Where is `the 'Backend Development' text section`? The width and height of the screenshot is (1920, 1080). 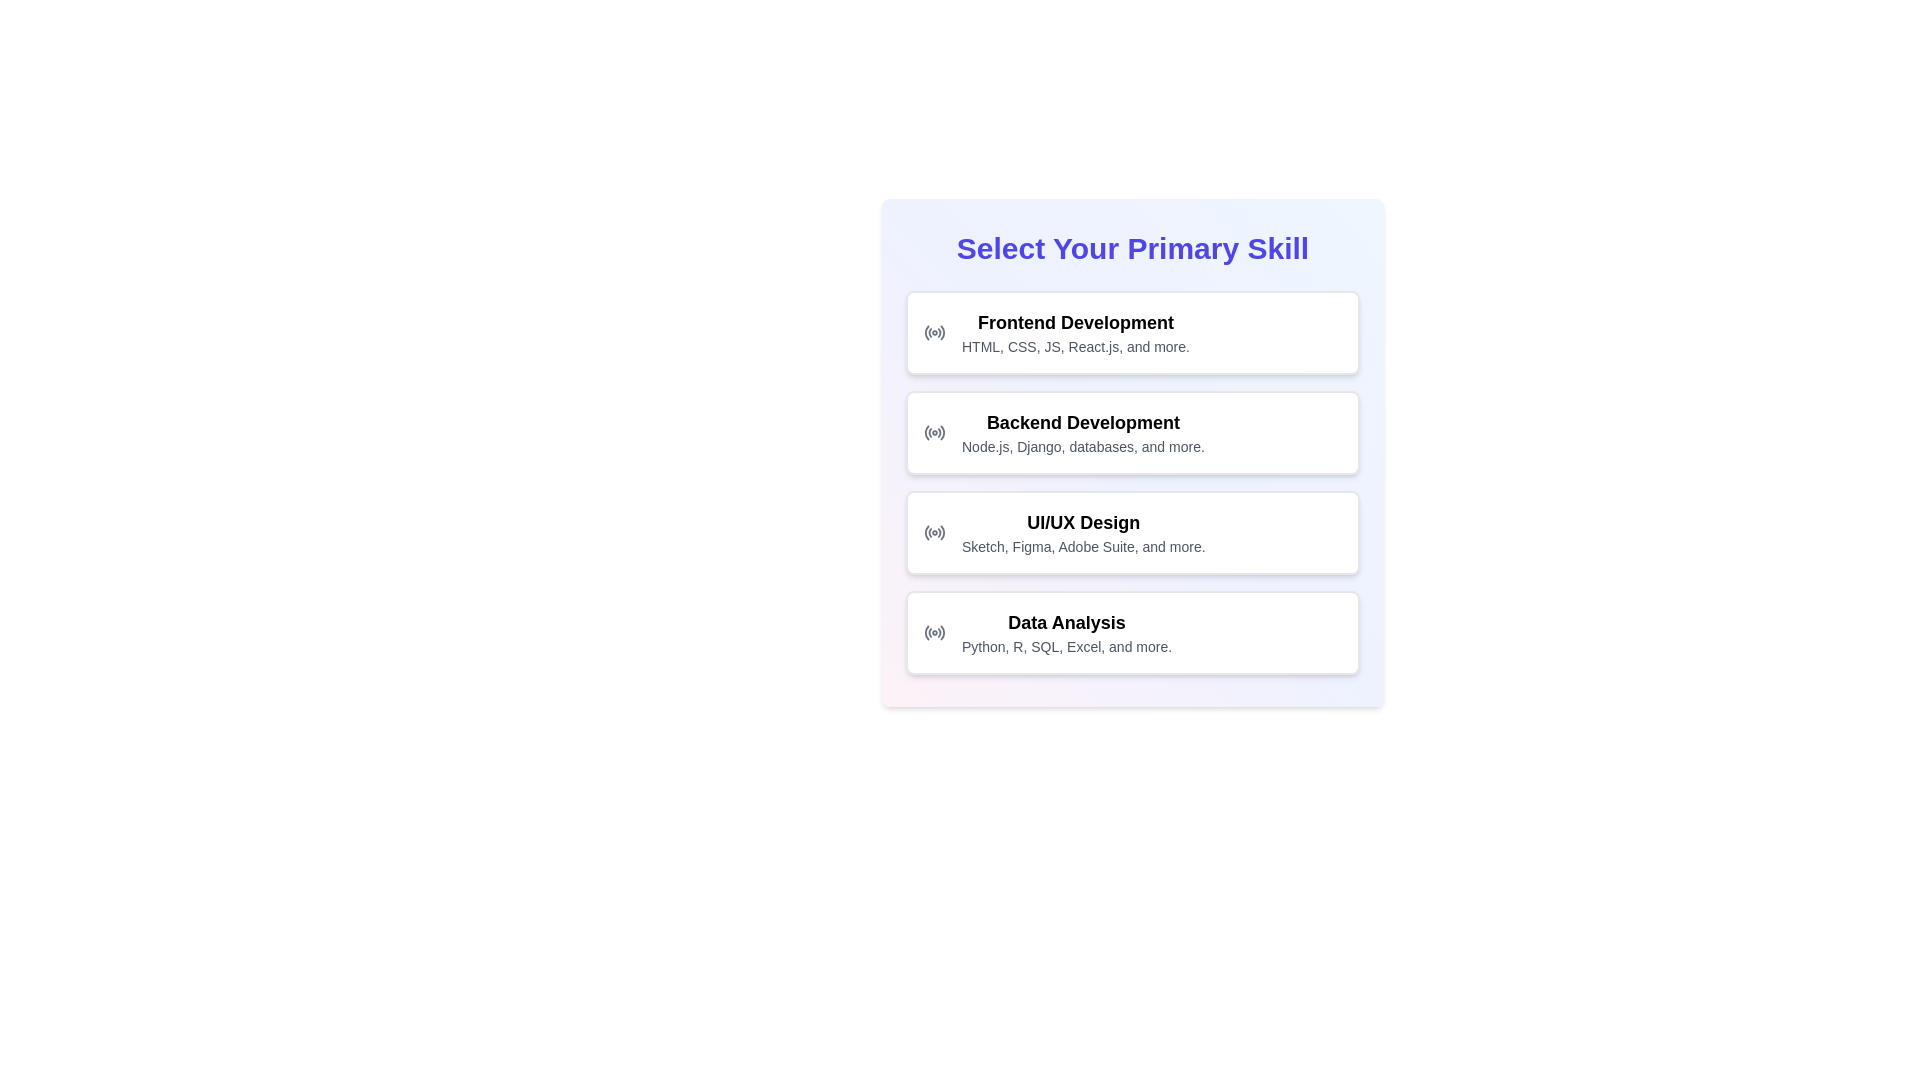 the 'Backend Development' text section is located at coordinates (1082, 431).